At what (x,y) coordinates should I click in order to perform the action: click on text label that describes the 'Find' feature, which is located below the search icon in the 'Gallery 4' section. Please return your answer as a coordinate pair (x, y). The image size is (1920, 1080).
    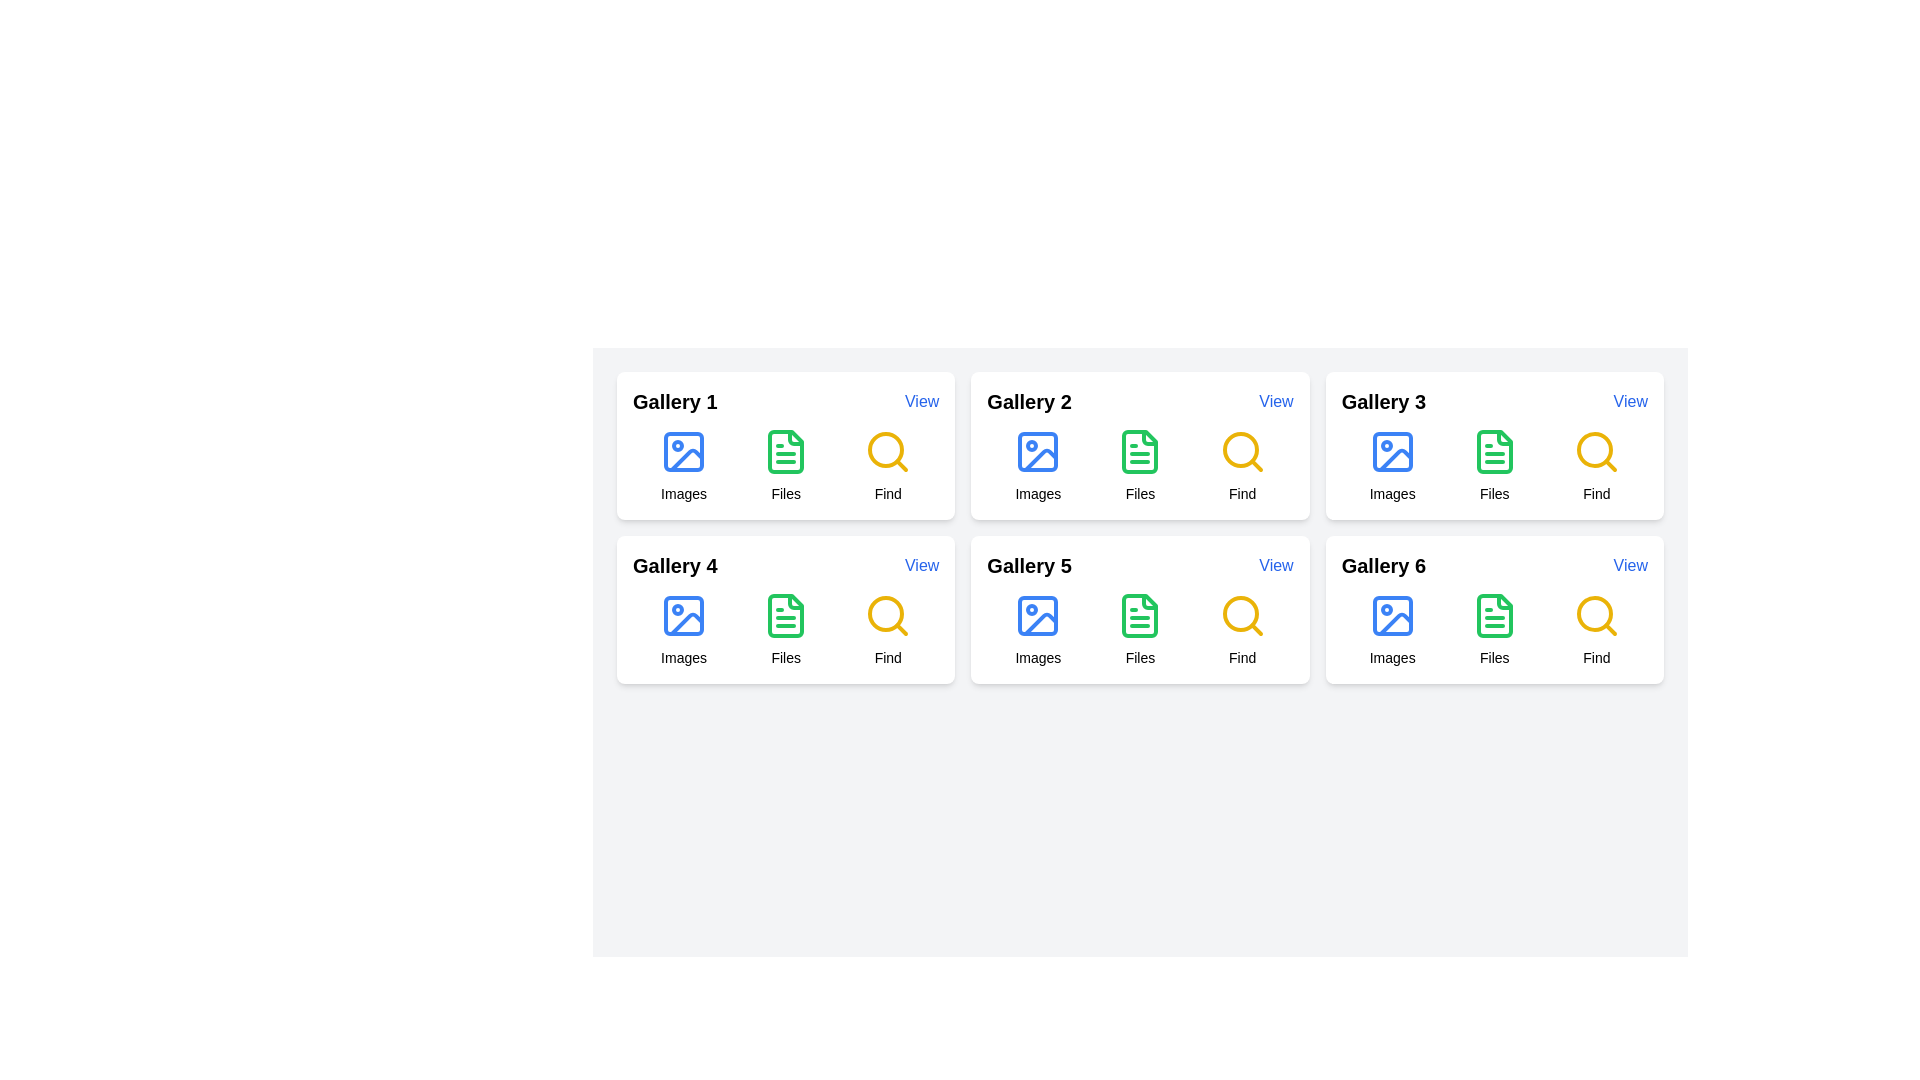
    Looking at the image, I should click on (887, 658).